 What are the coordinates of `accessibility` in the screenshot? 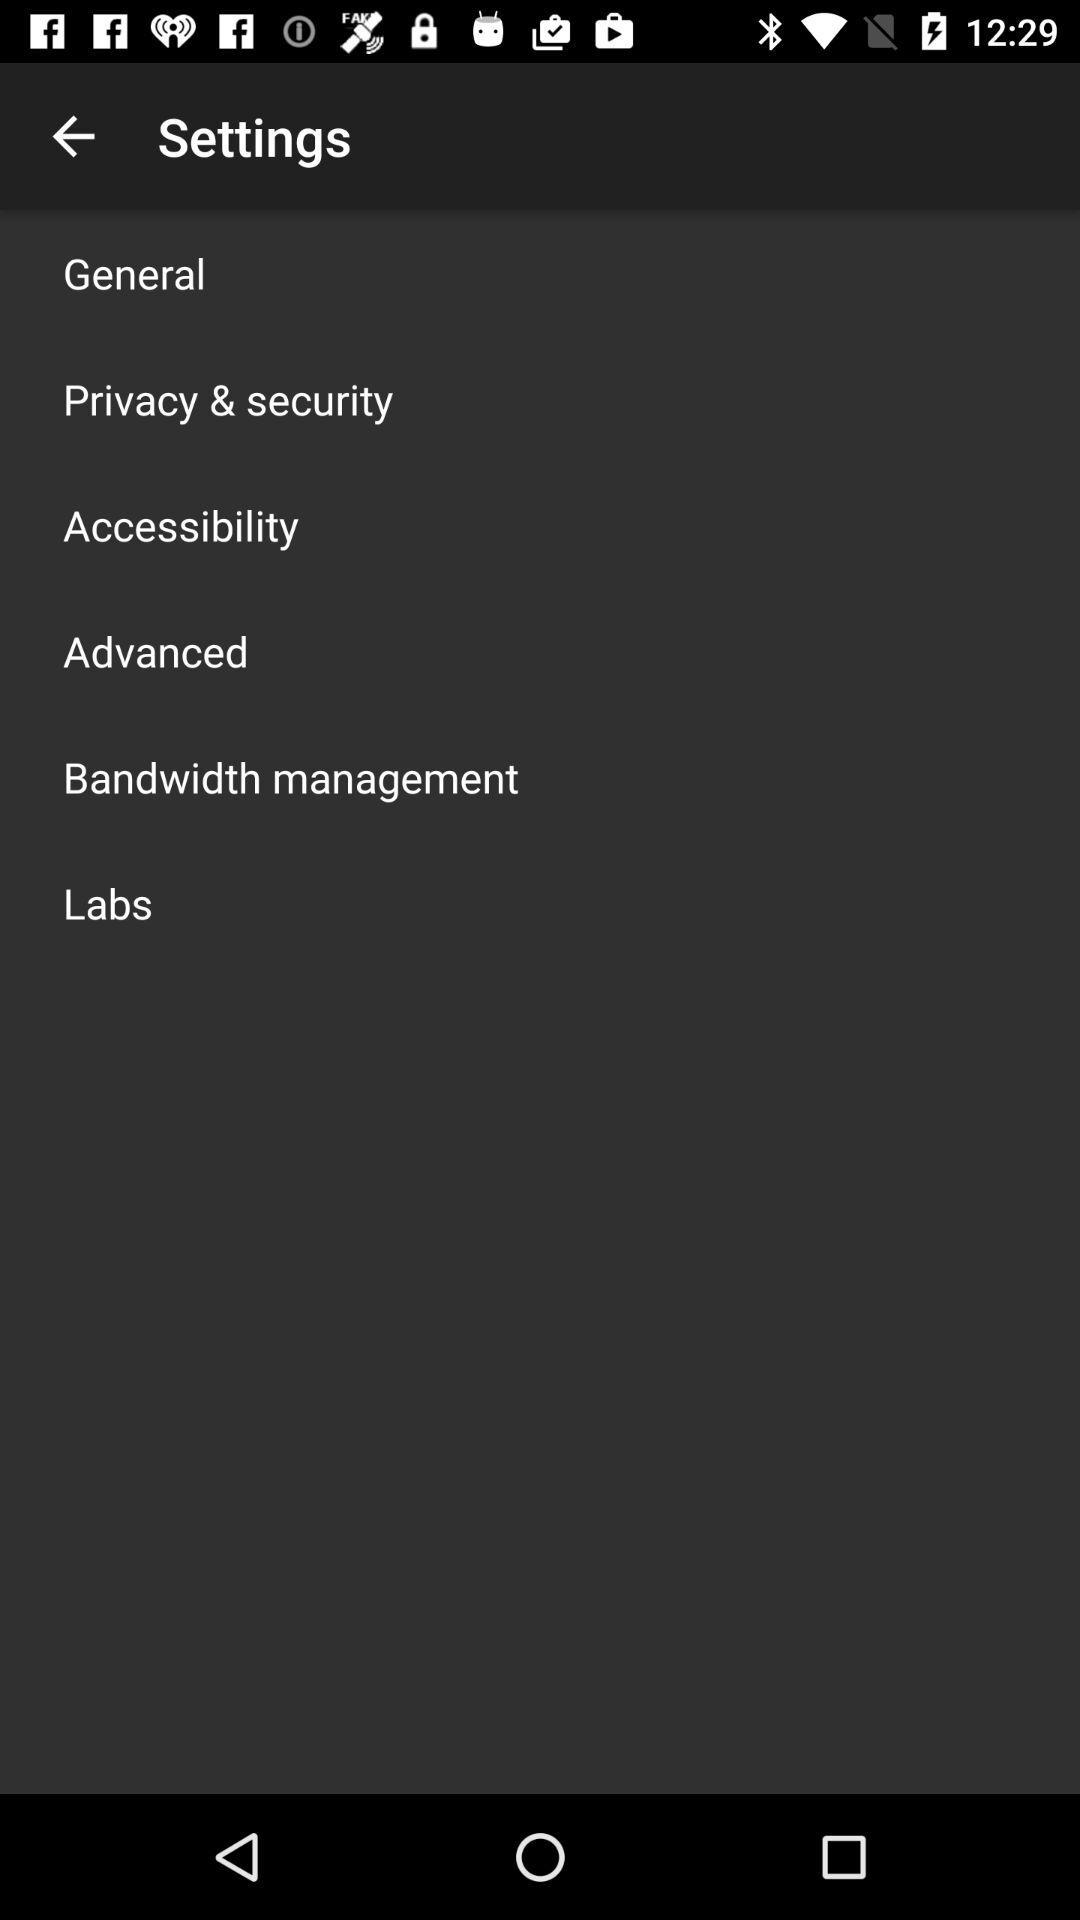 It's located at (181, 524).